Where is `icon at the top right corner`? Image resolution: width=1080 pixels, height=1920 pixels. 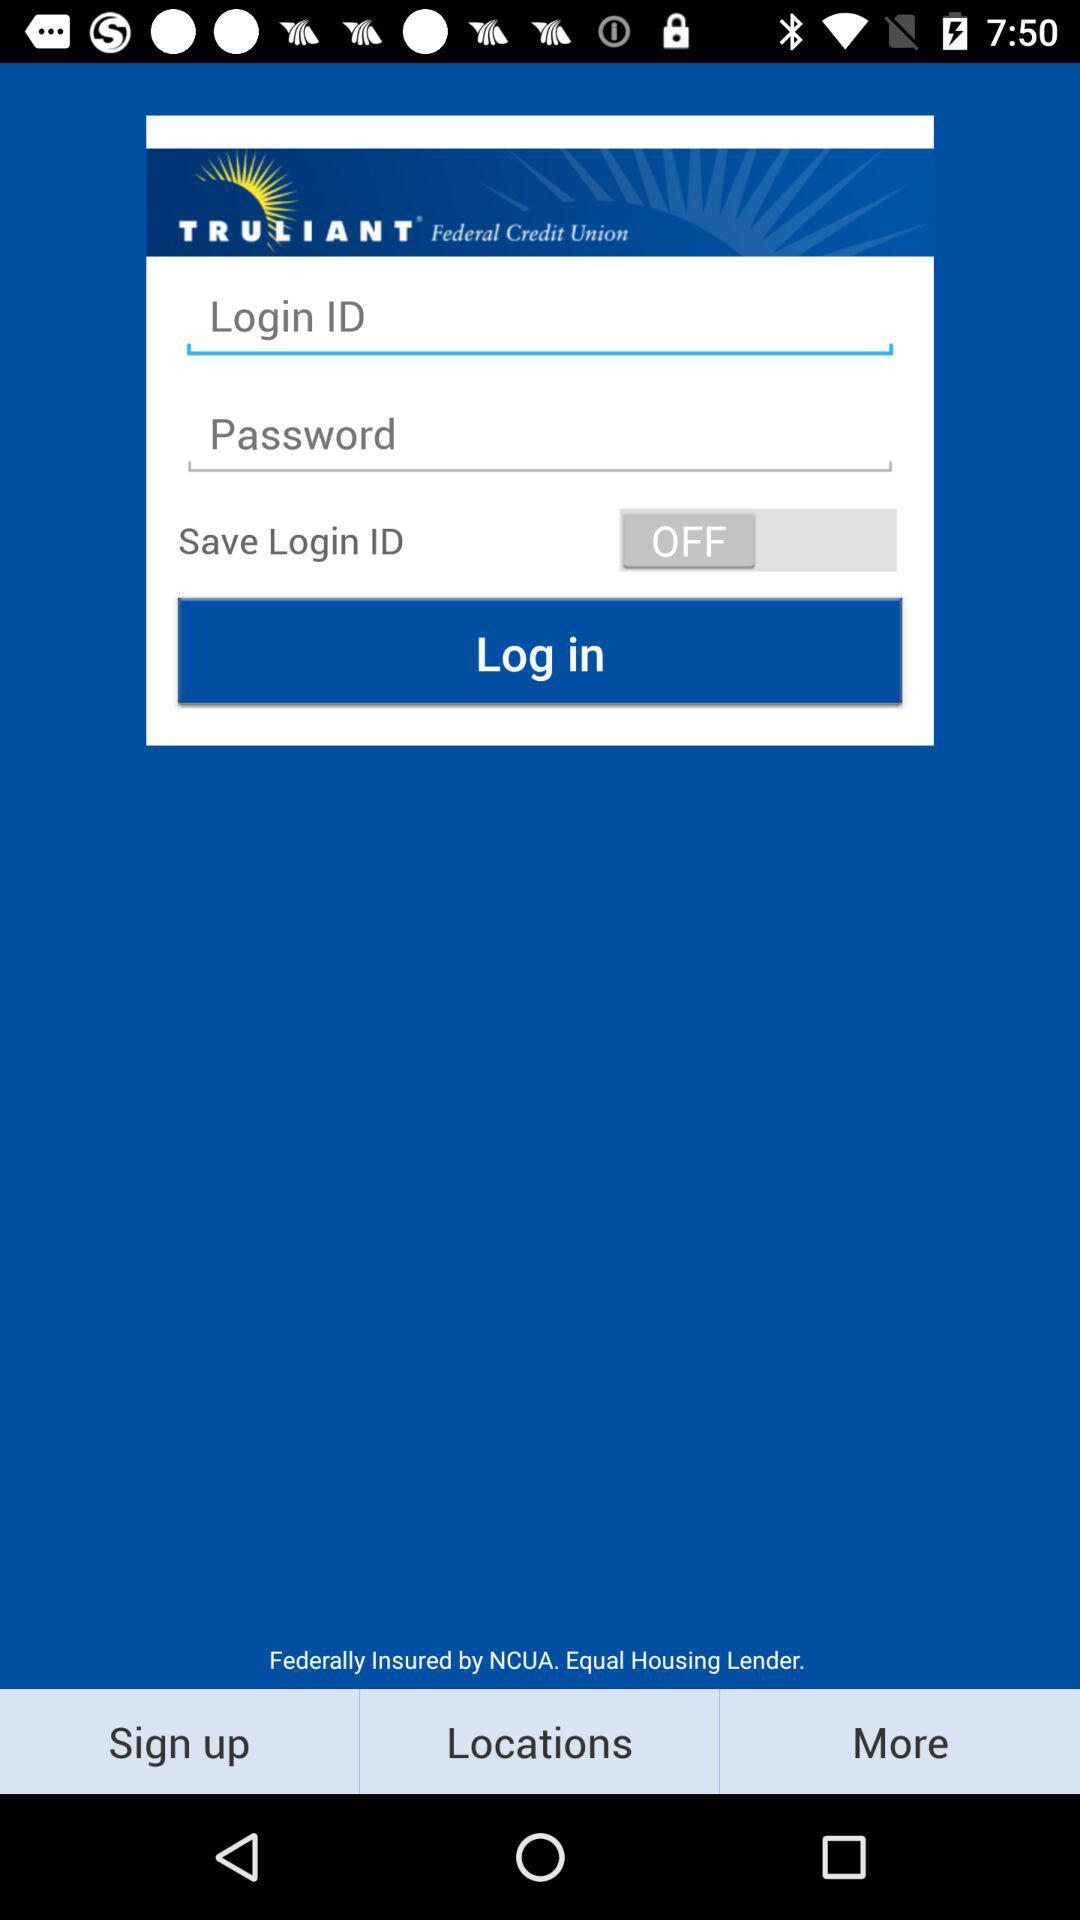
icon at the top right corner is located at coordinates (758, 539).